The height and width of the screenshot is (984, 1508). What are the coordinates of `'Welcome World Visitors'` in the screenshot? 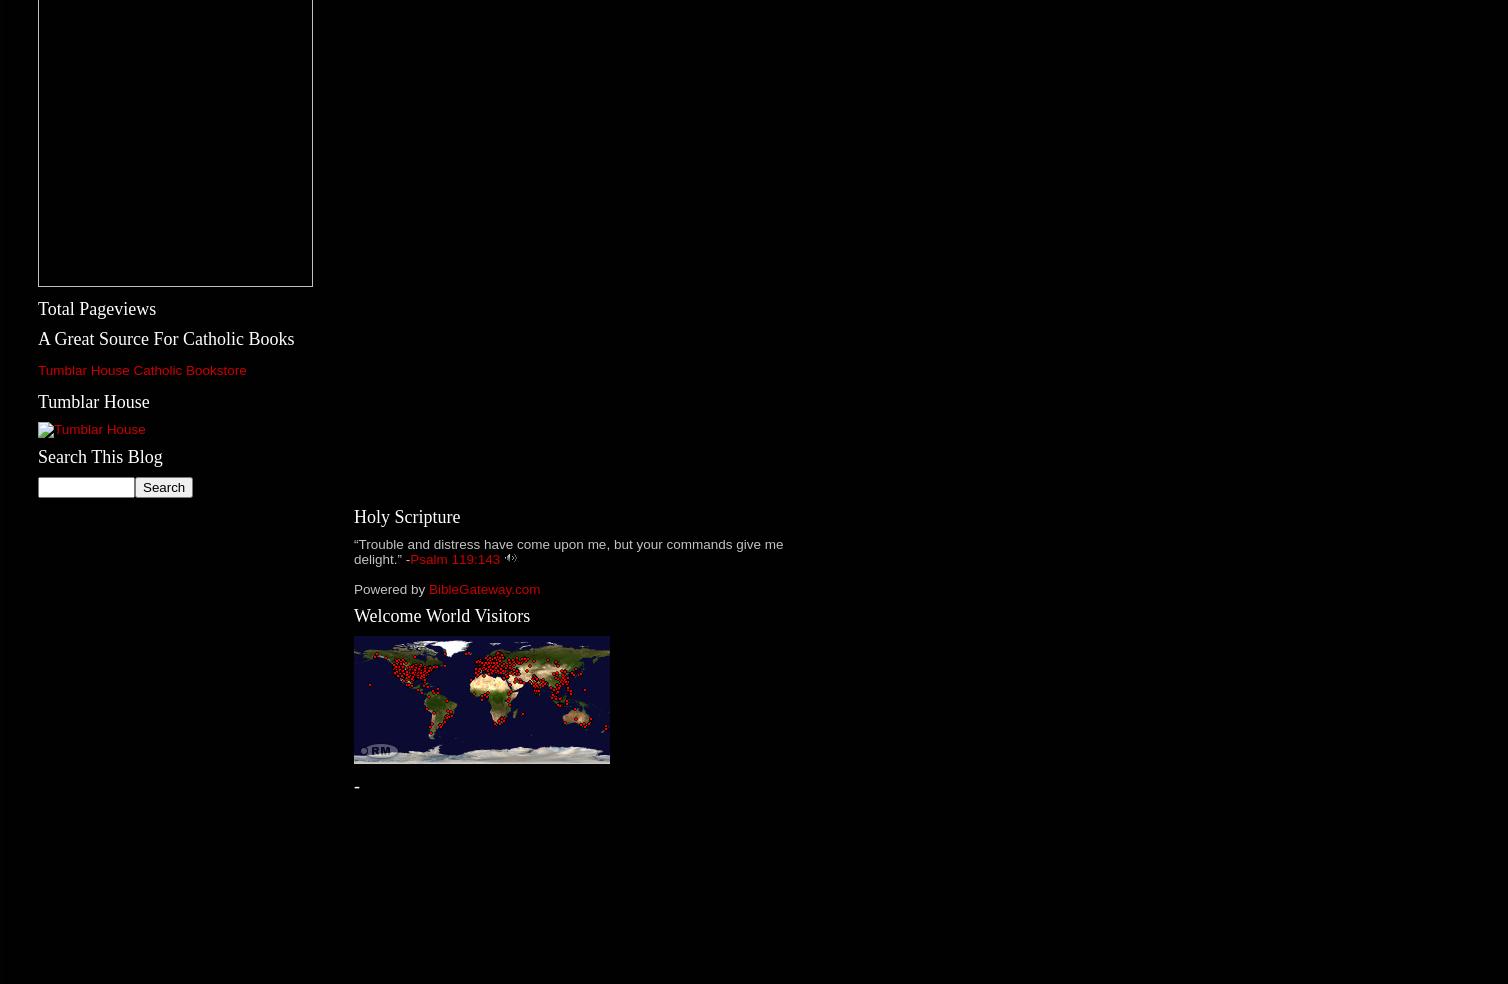 It's located at (441, 614).